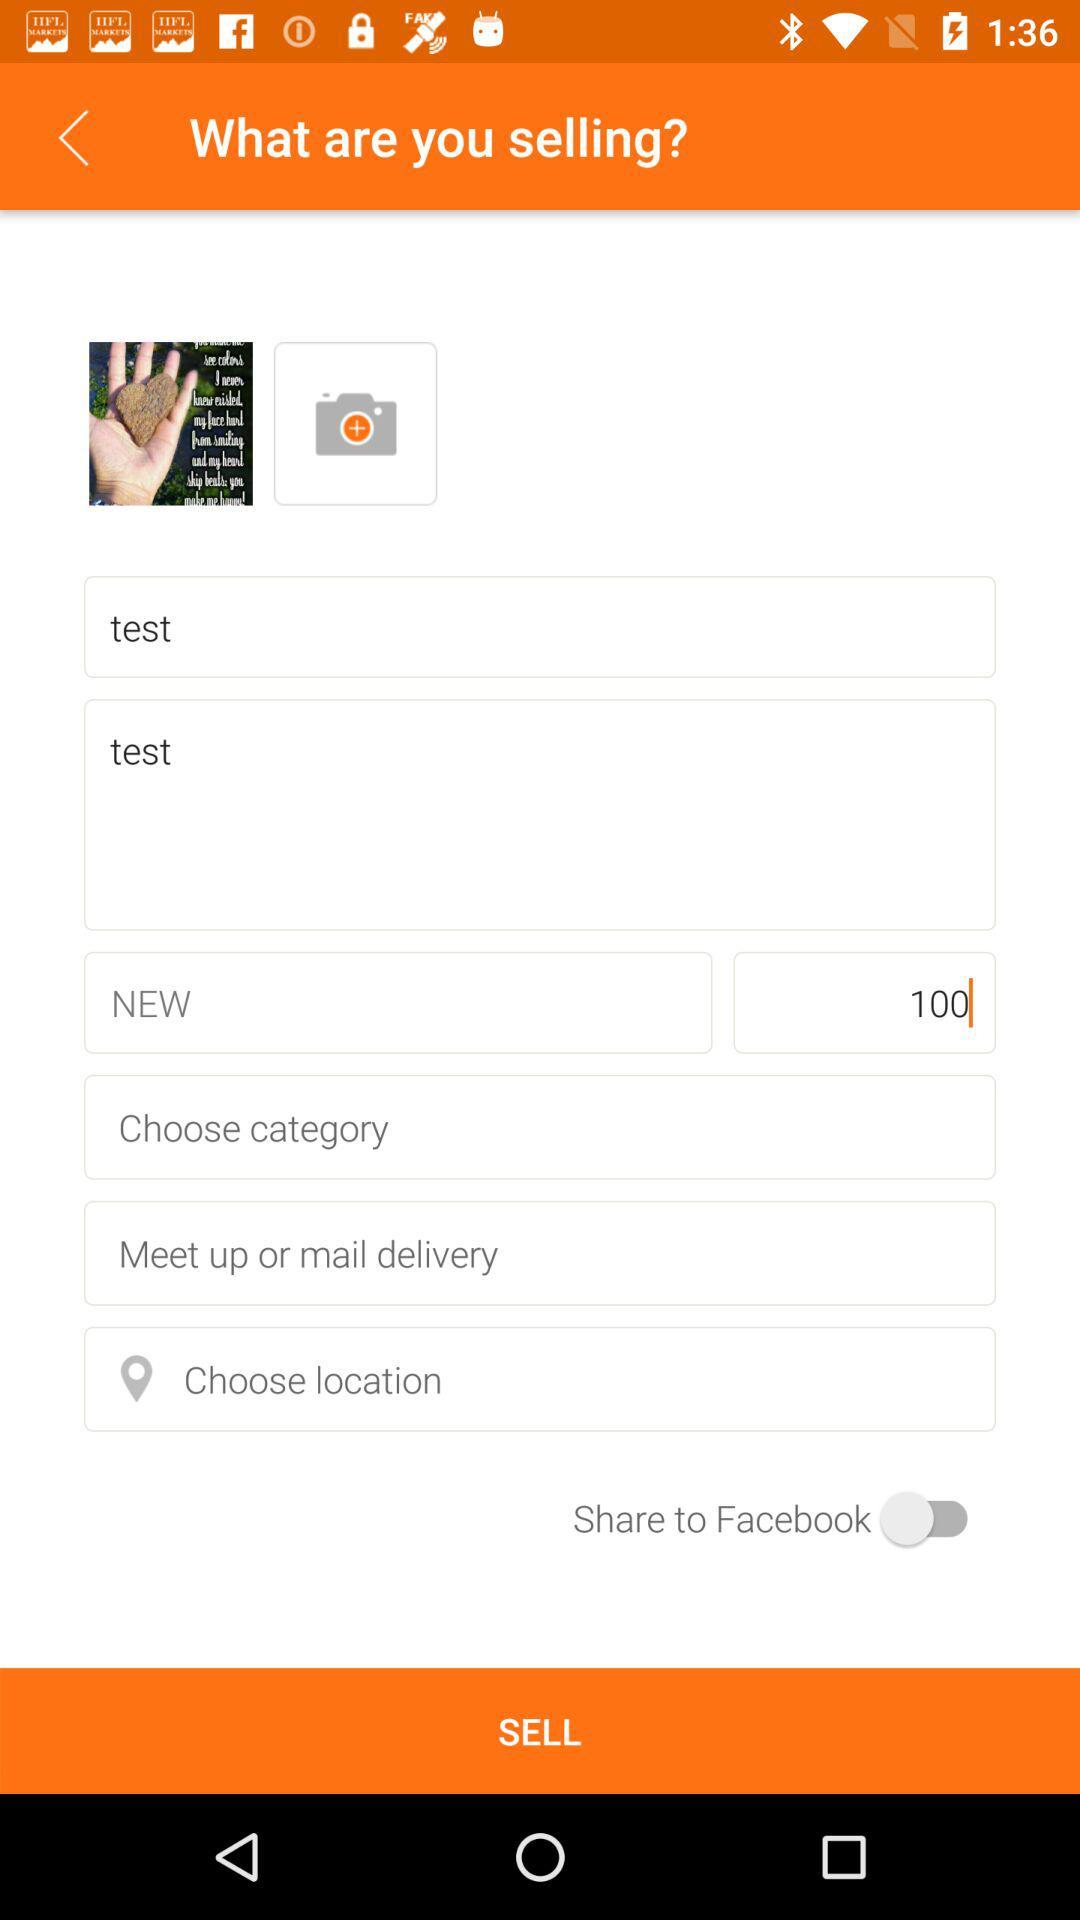 The height and width of the screenshot is (1920, 1080). I want to click on photo, so click(169, 422).